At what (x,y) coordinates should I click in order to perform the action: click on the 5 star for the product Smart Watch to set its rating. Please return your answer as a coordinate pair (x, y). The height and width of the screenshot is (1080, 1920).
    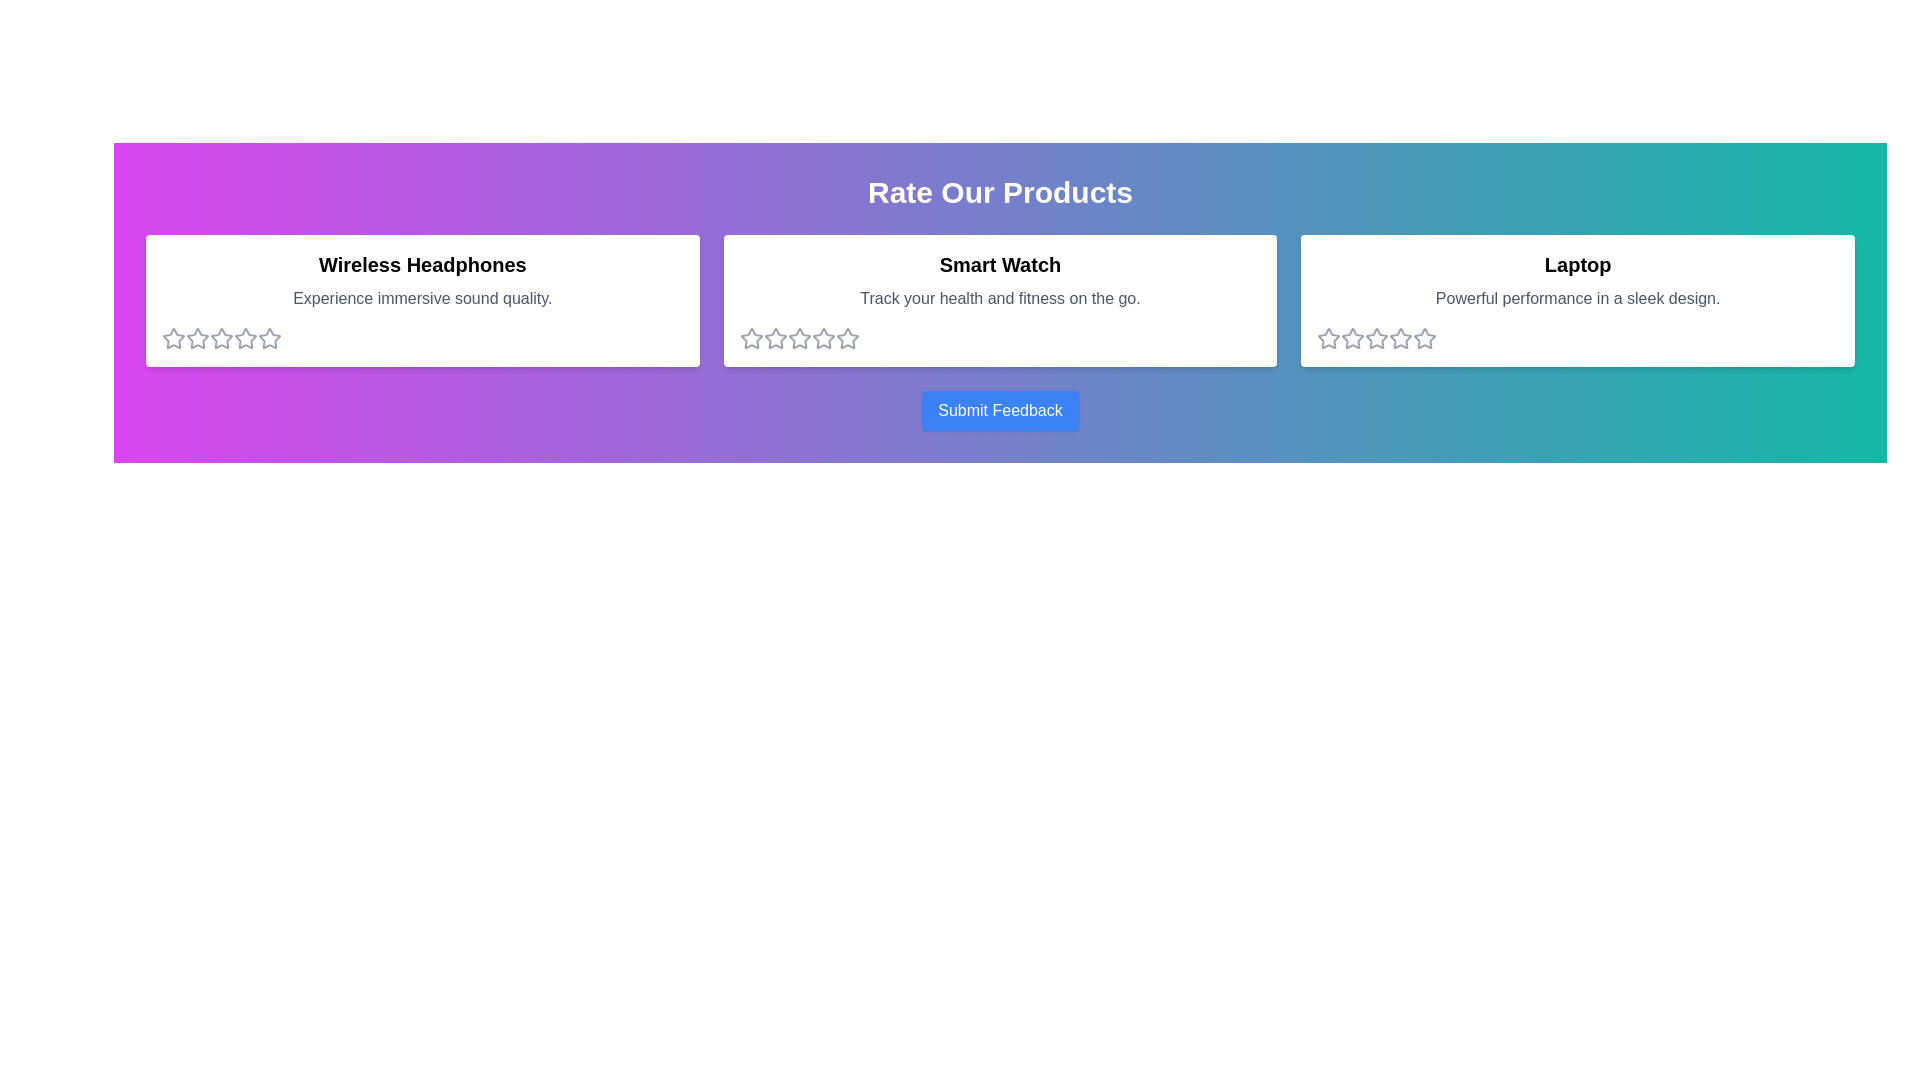
    Looking at the image, I should click on (846, 338).